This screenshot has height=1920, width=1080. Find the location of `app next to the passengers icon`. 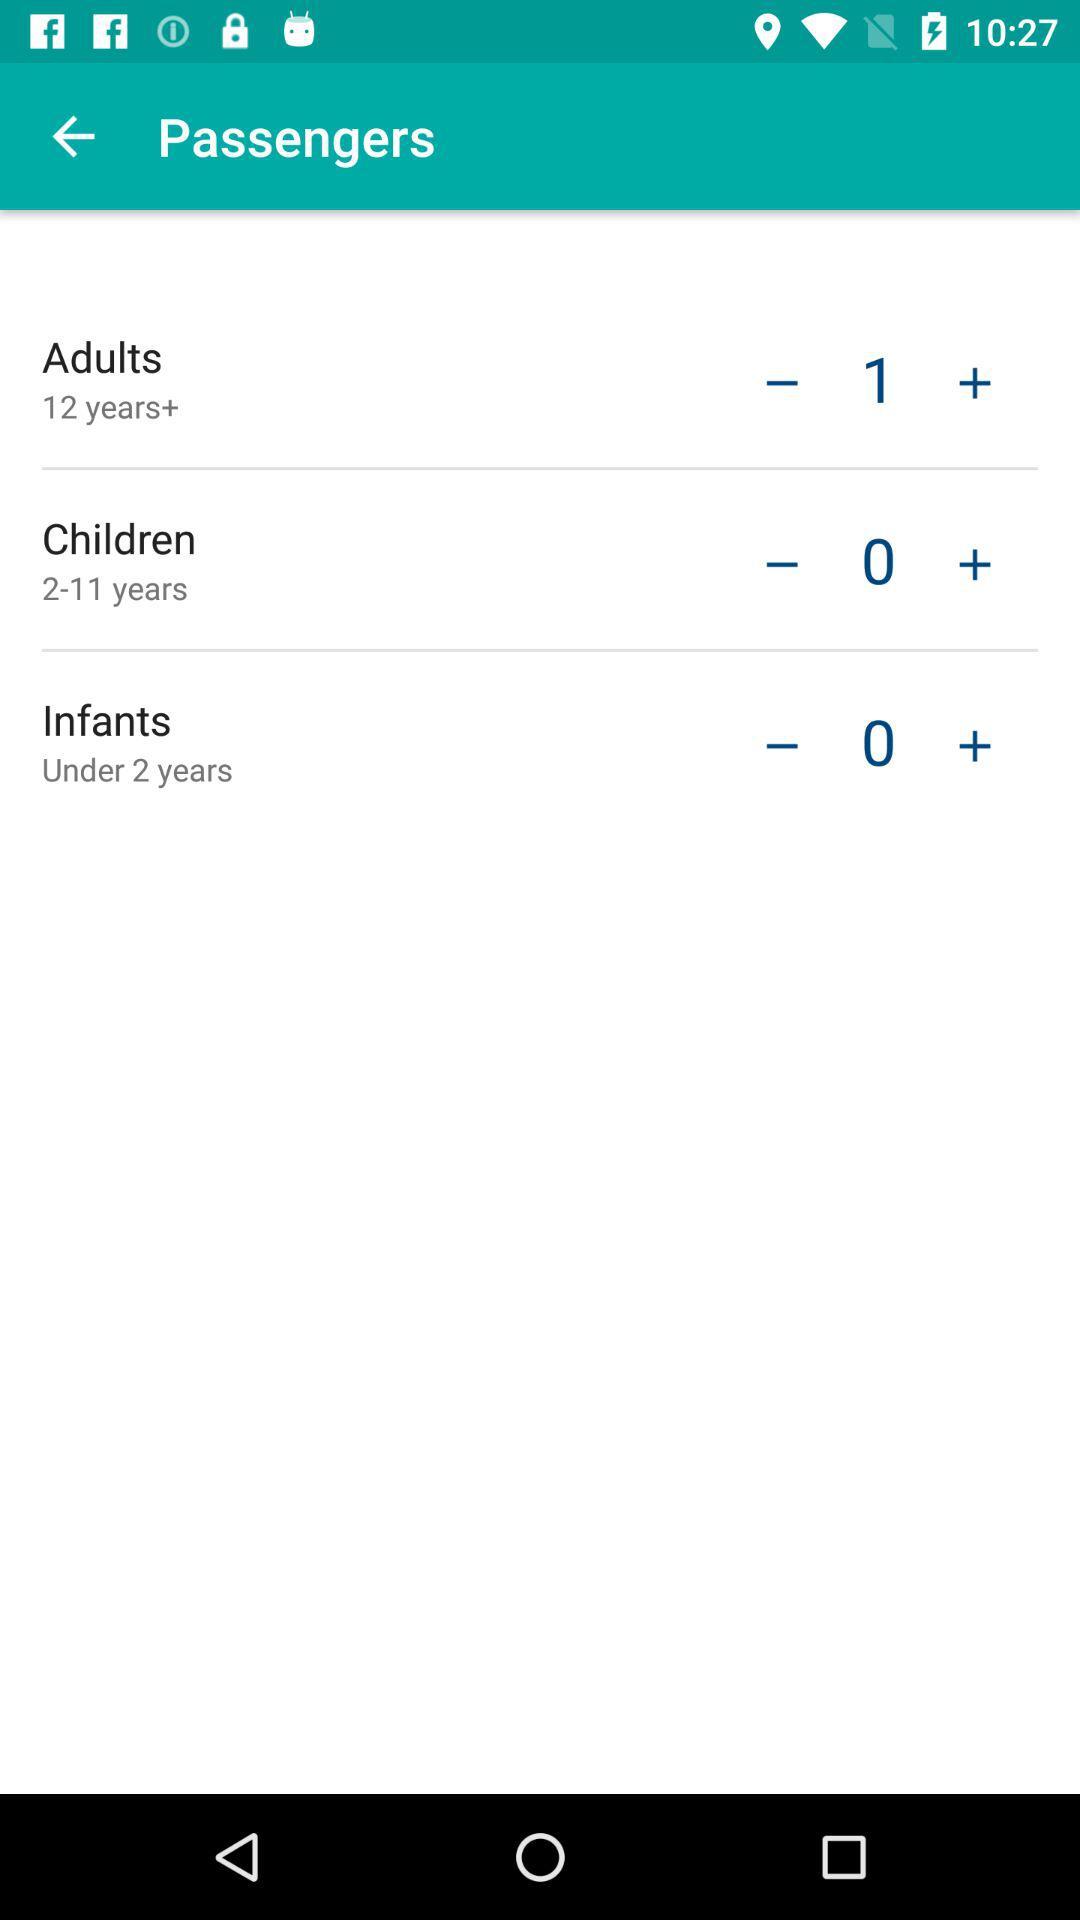

app next to the passengers icon is located at coordinates (72, 135).